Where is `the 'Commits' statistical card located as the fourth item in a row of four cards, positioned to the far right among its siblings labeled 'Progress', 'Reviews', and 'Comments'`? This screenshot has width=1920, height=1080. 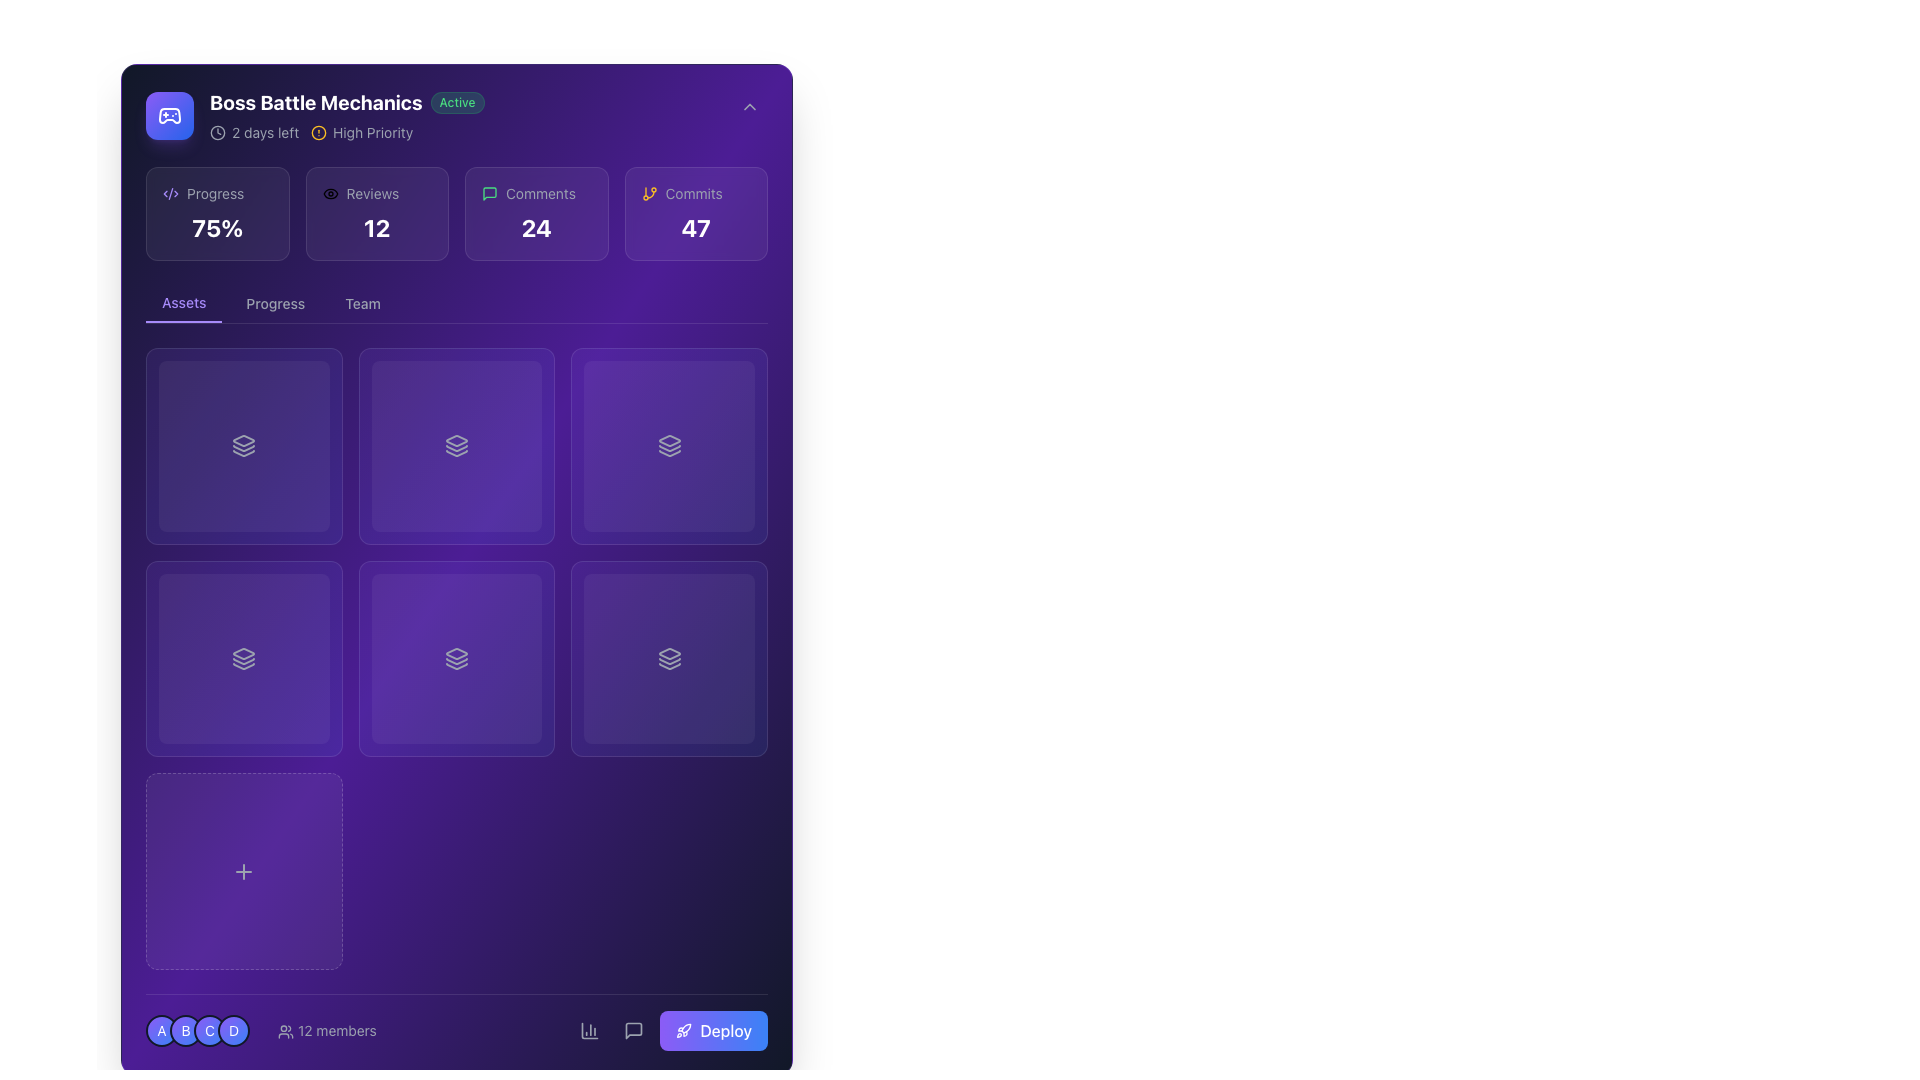 the 'Commits' statistical card located as the fourth item in a row of four cards, positioned to the far right among its siblings labeled 'Progress', 'Reviews', and 'Comments' is located at coordinates (696, 213).